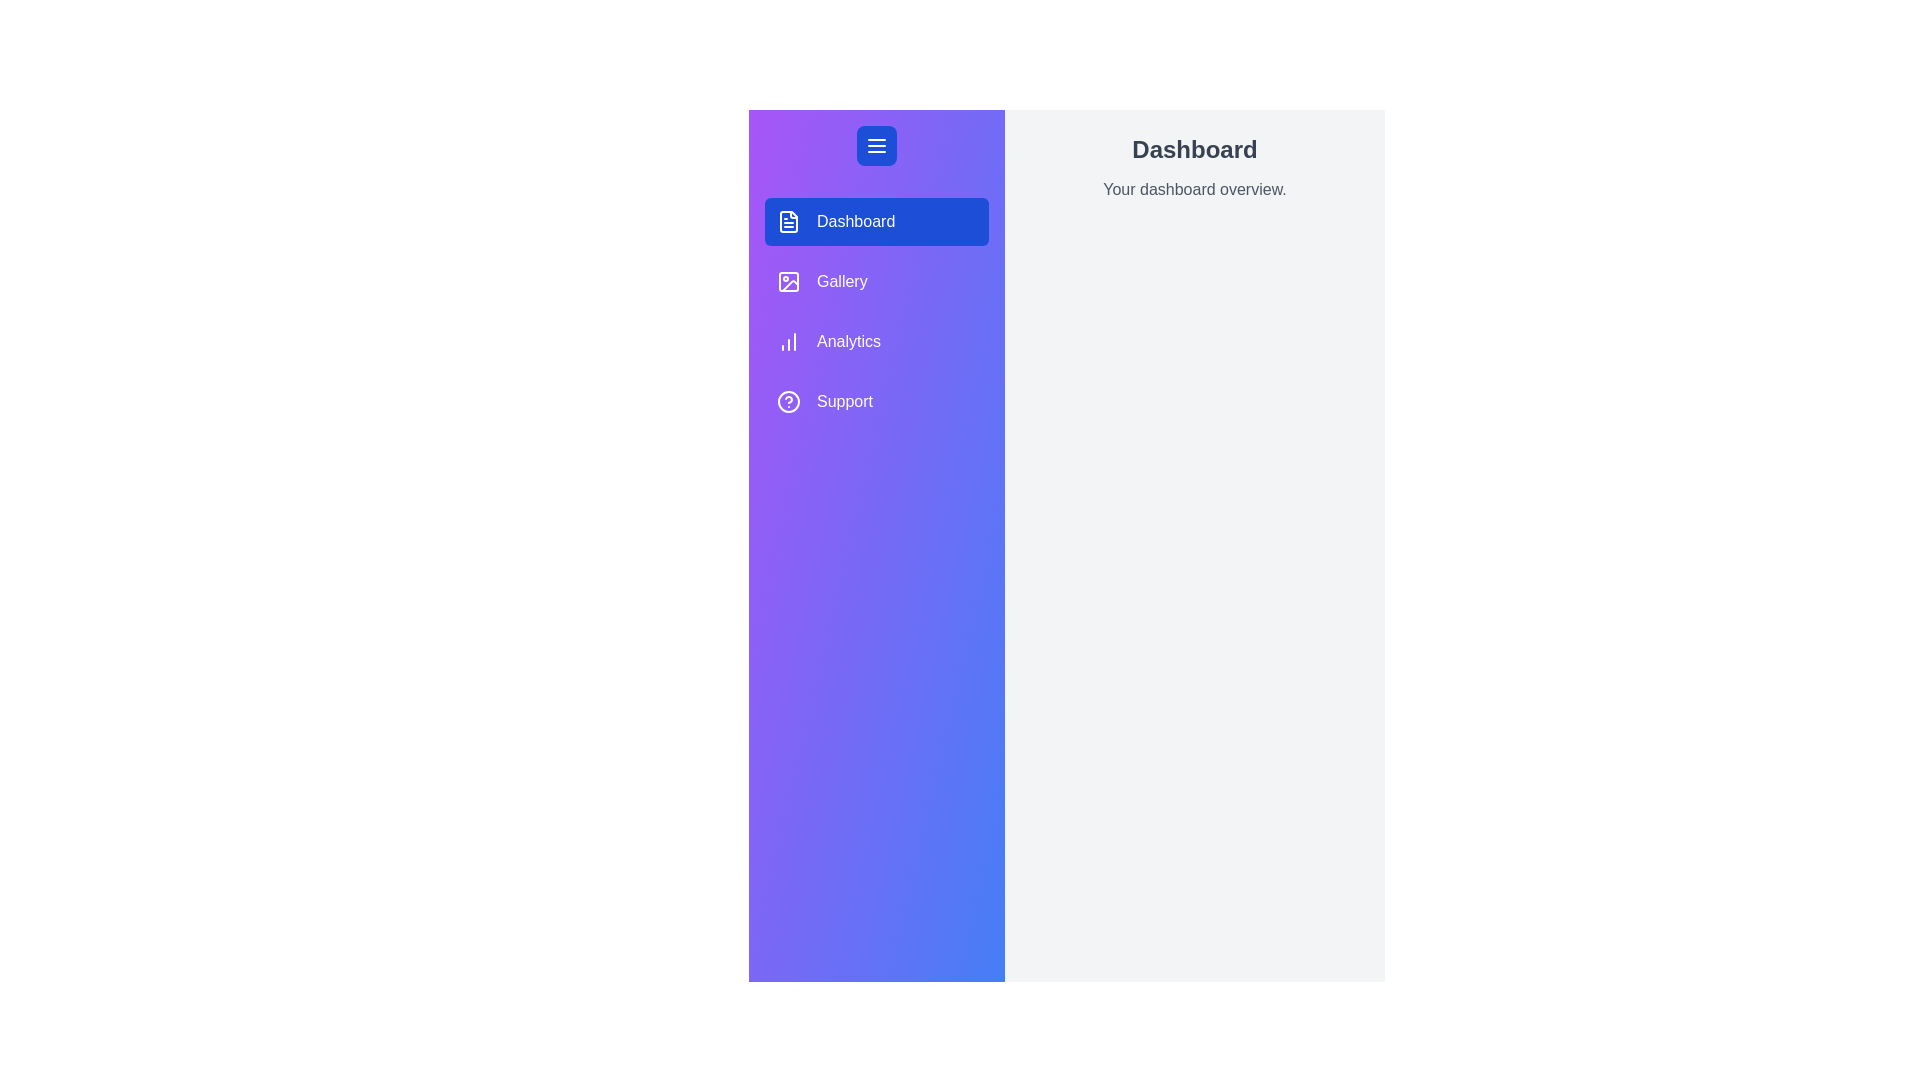 The image size is (1920, 1080). Describe the element at coordinates (877, 341) in the screenshot. I see `the menu item labeled 'Analytics' to highlight it` at that location.